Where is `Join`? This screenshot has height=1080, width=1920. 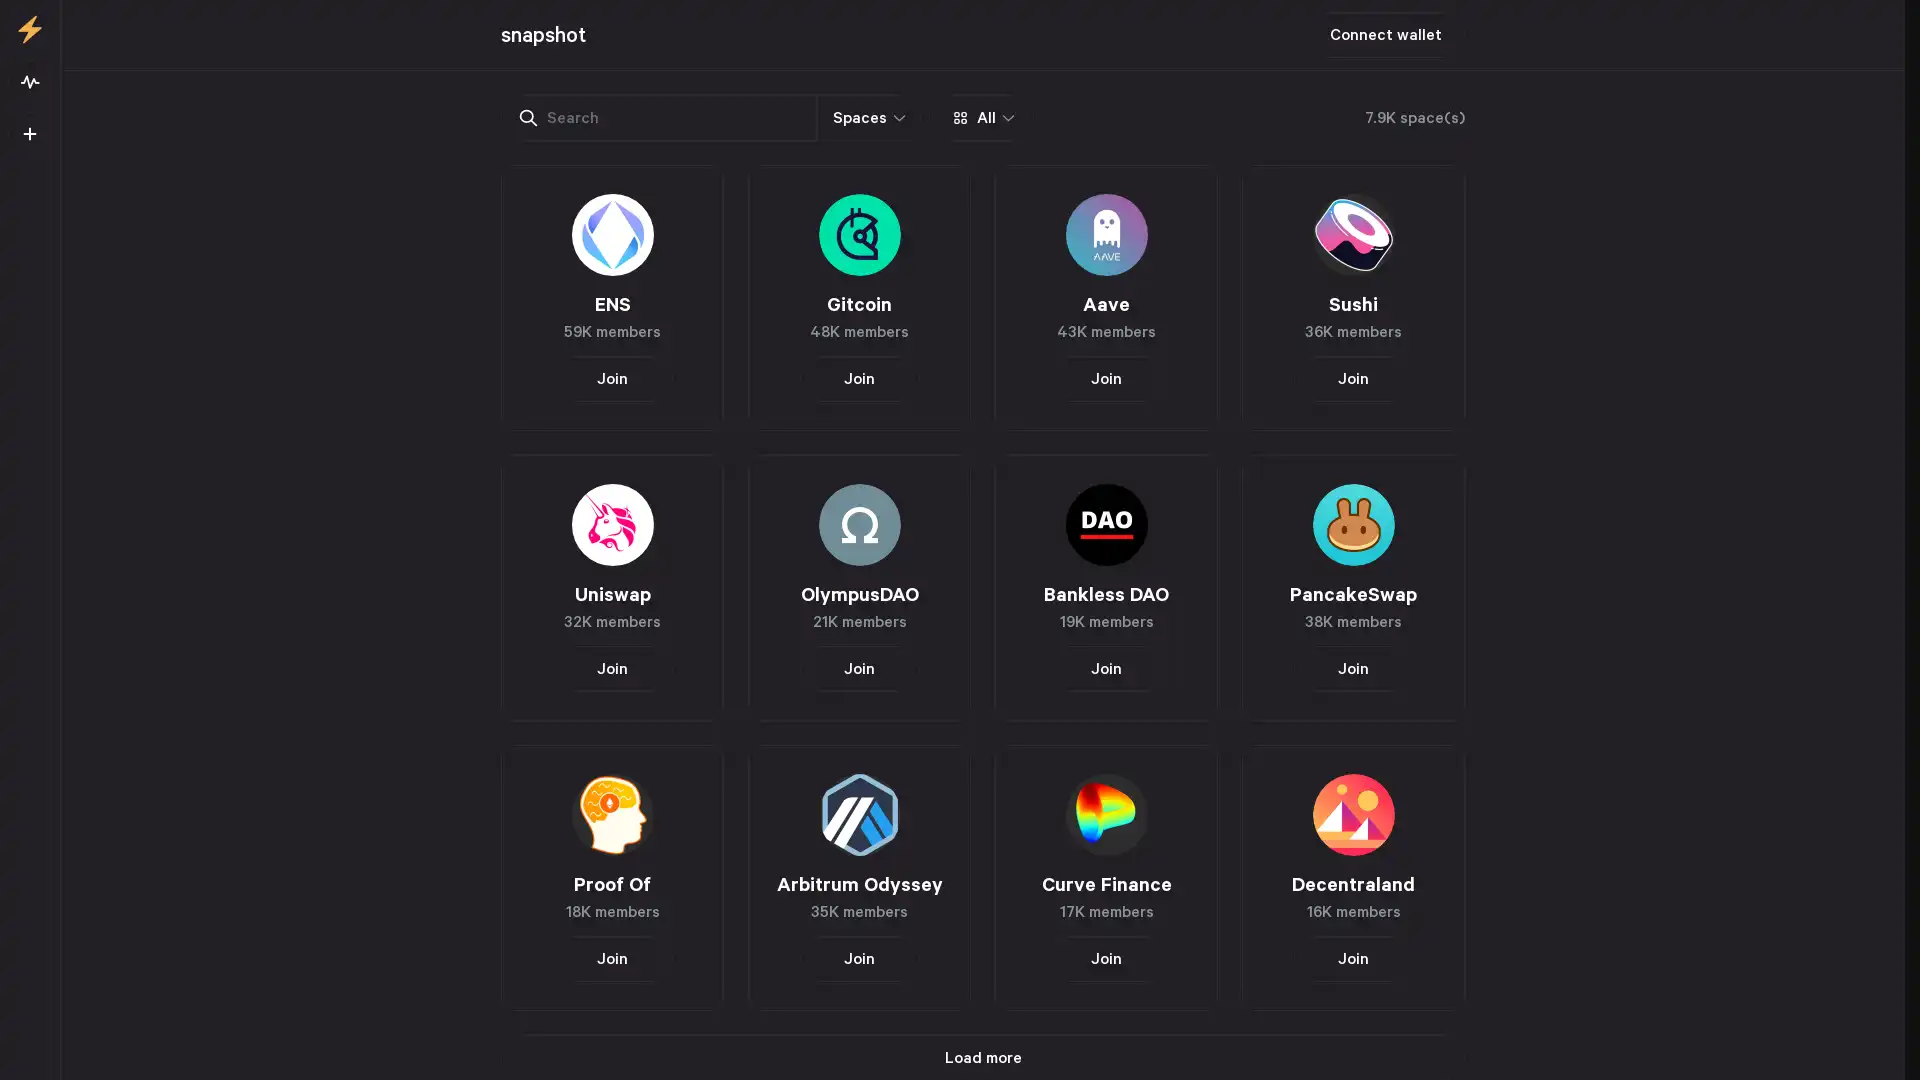 Join is located at coordinates (859, 378).